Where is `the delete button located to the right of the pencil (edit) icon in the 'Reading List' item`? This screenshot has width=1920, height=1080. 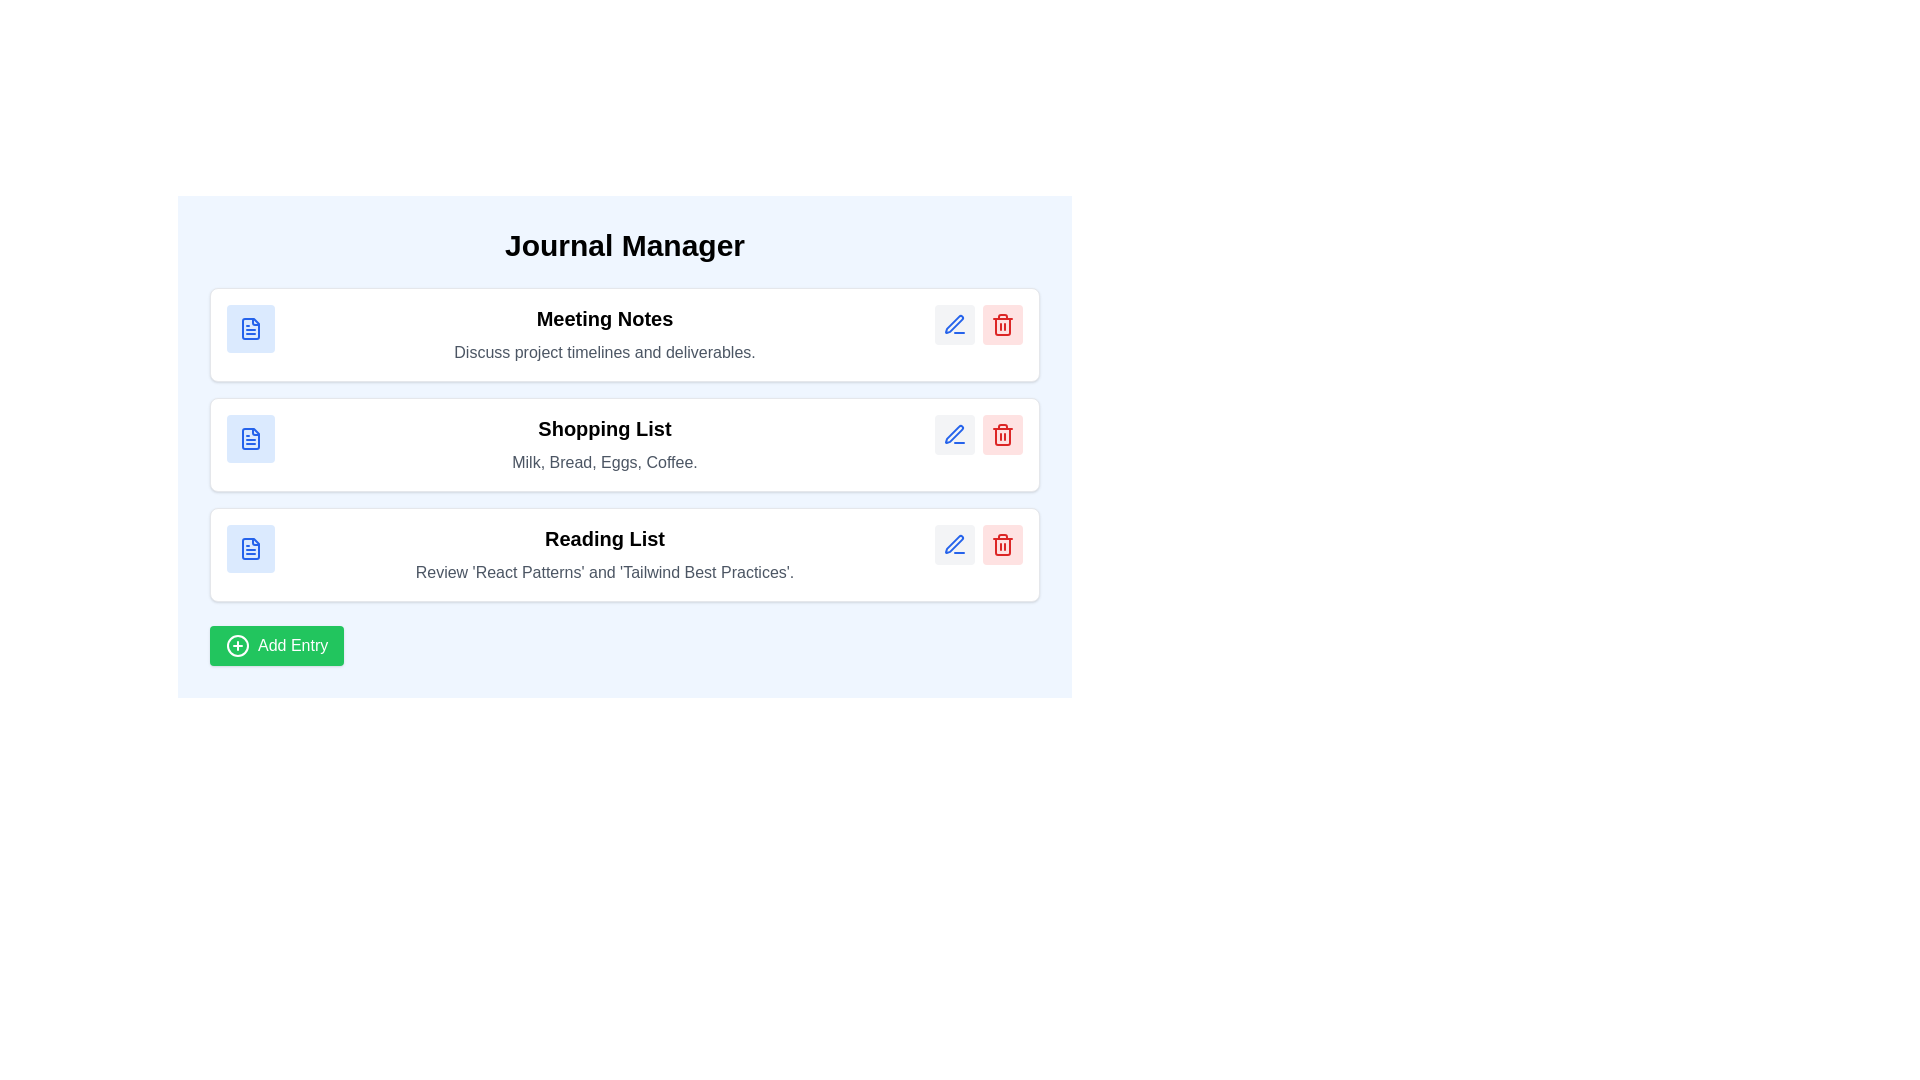 the delete button located to the right of the pencil (edit) icon in the 'Reading List' item is located at coordinates (1003, 544).